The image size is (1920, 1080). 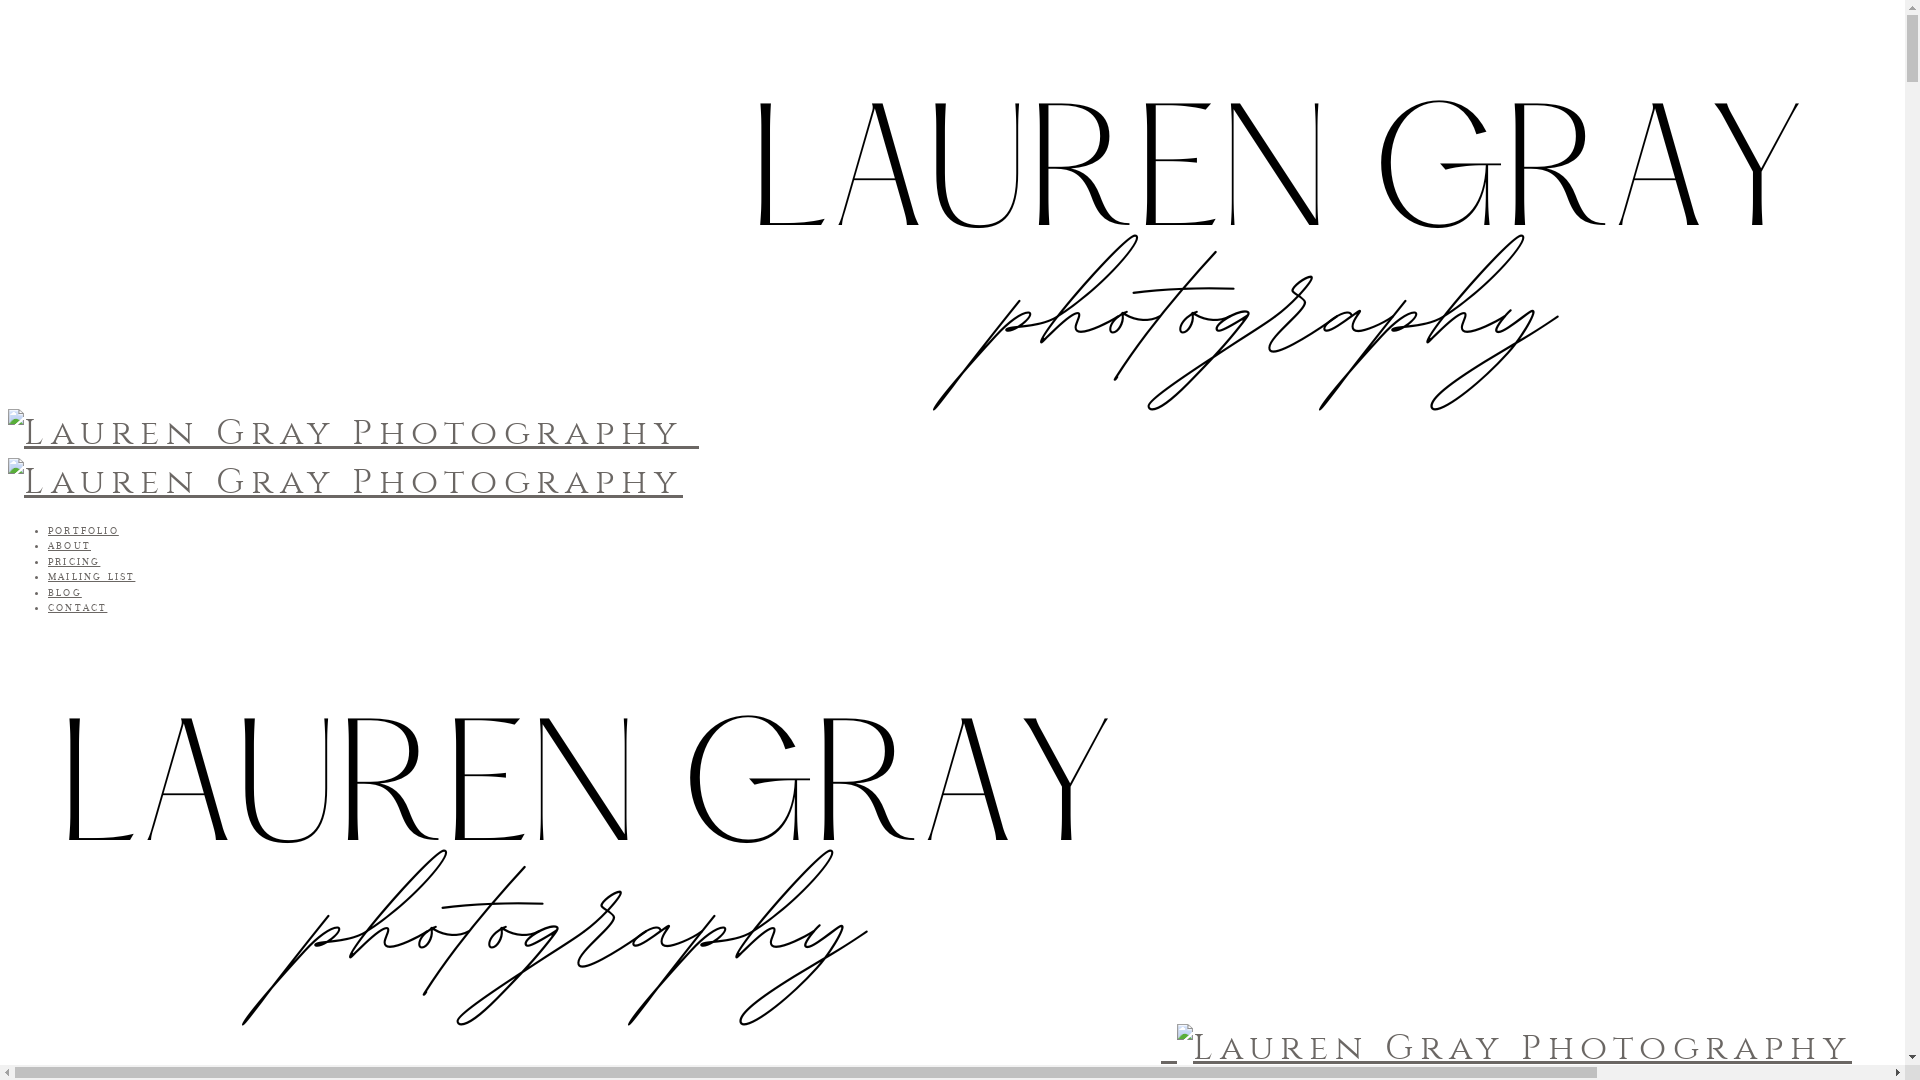 What do you see at coordinates (77, 606) in the screenshot?
I see `'CONTACT'` at bounding box center [77, 606].